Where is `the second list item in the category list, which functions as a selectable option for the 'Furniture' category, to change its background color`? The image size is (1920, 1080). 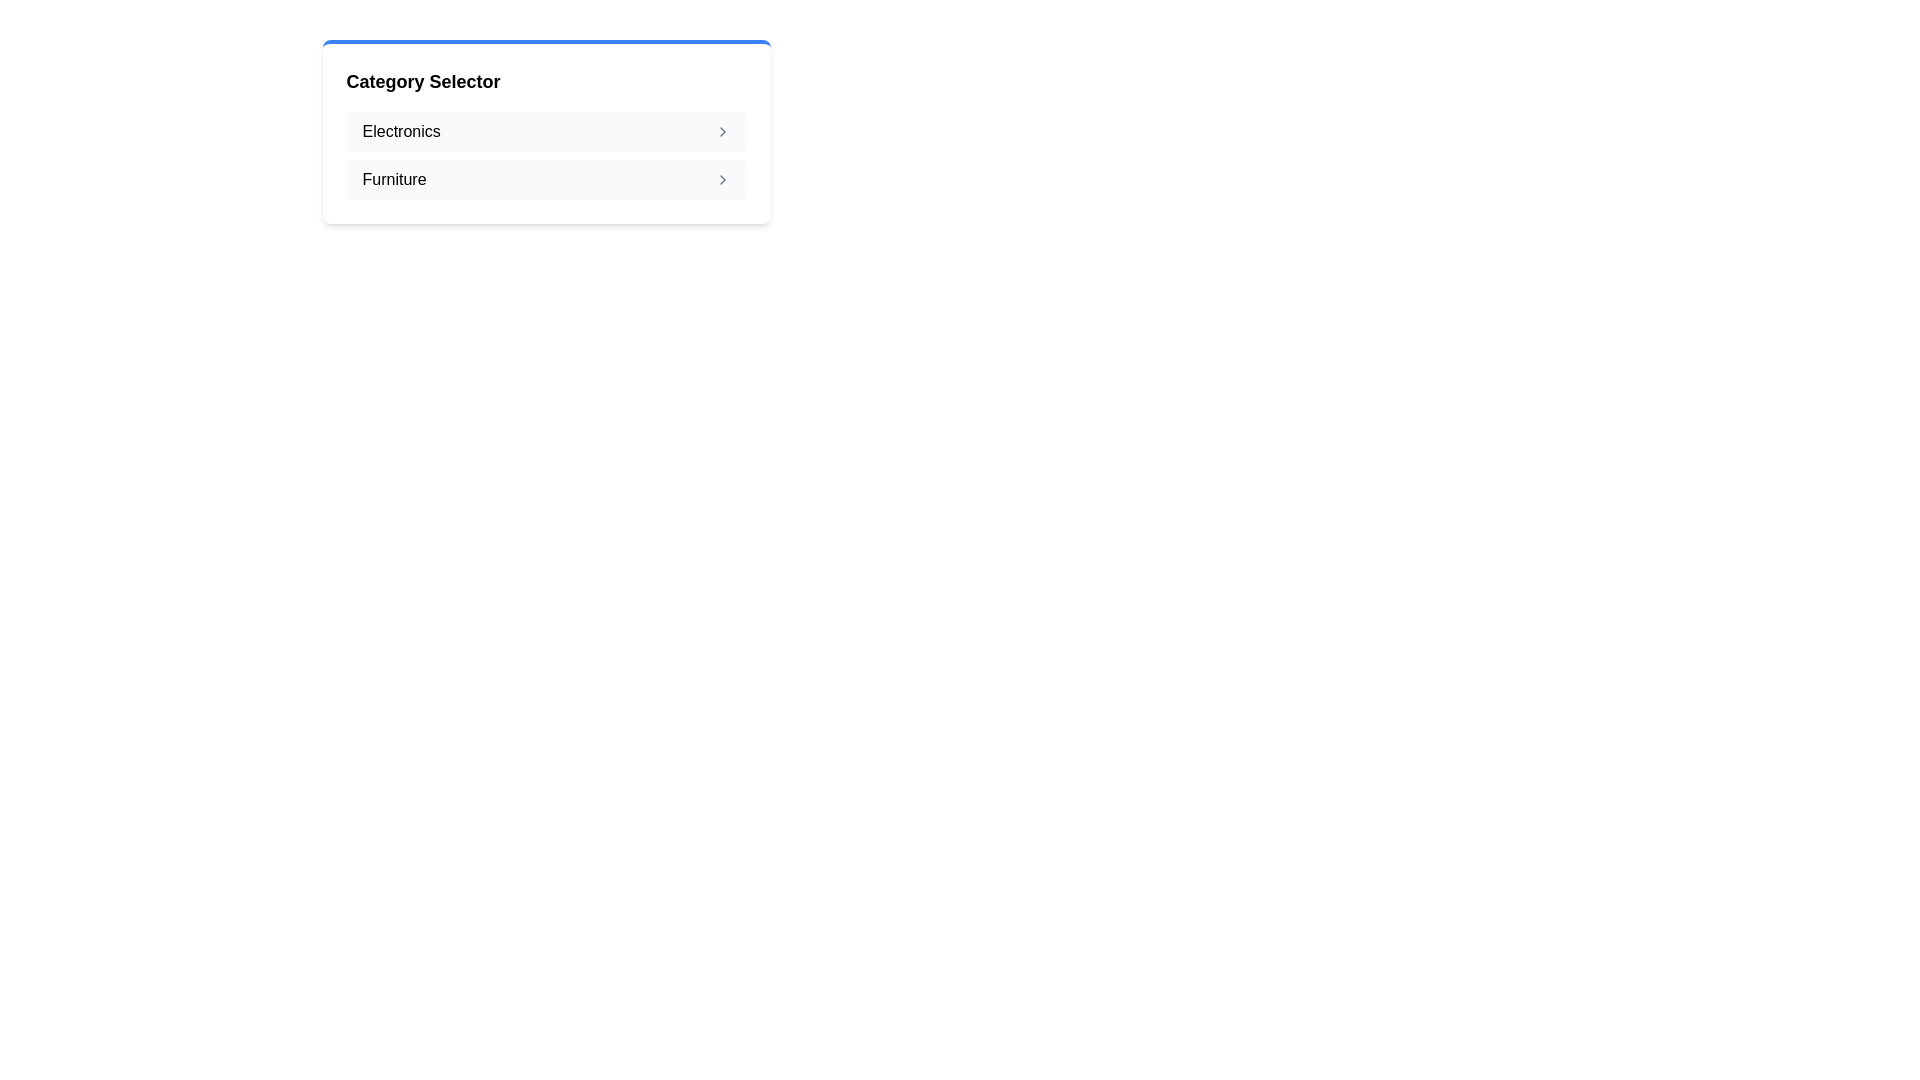
the second list item in the category list, which functions as a selectable option for the 'Furniture' category, to change its background color is located at coordinates (546, 180).